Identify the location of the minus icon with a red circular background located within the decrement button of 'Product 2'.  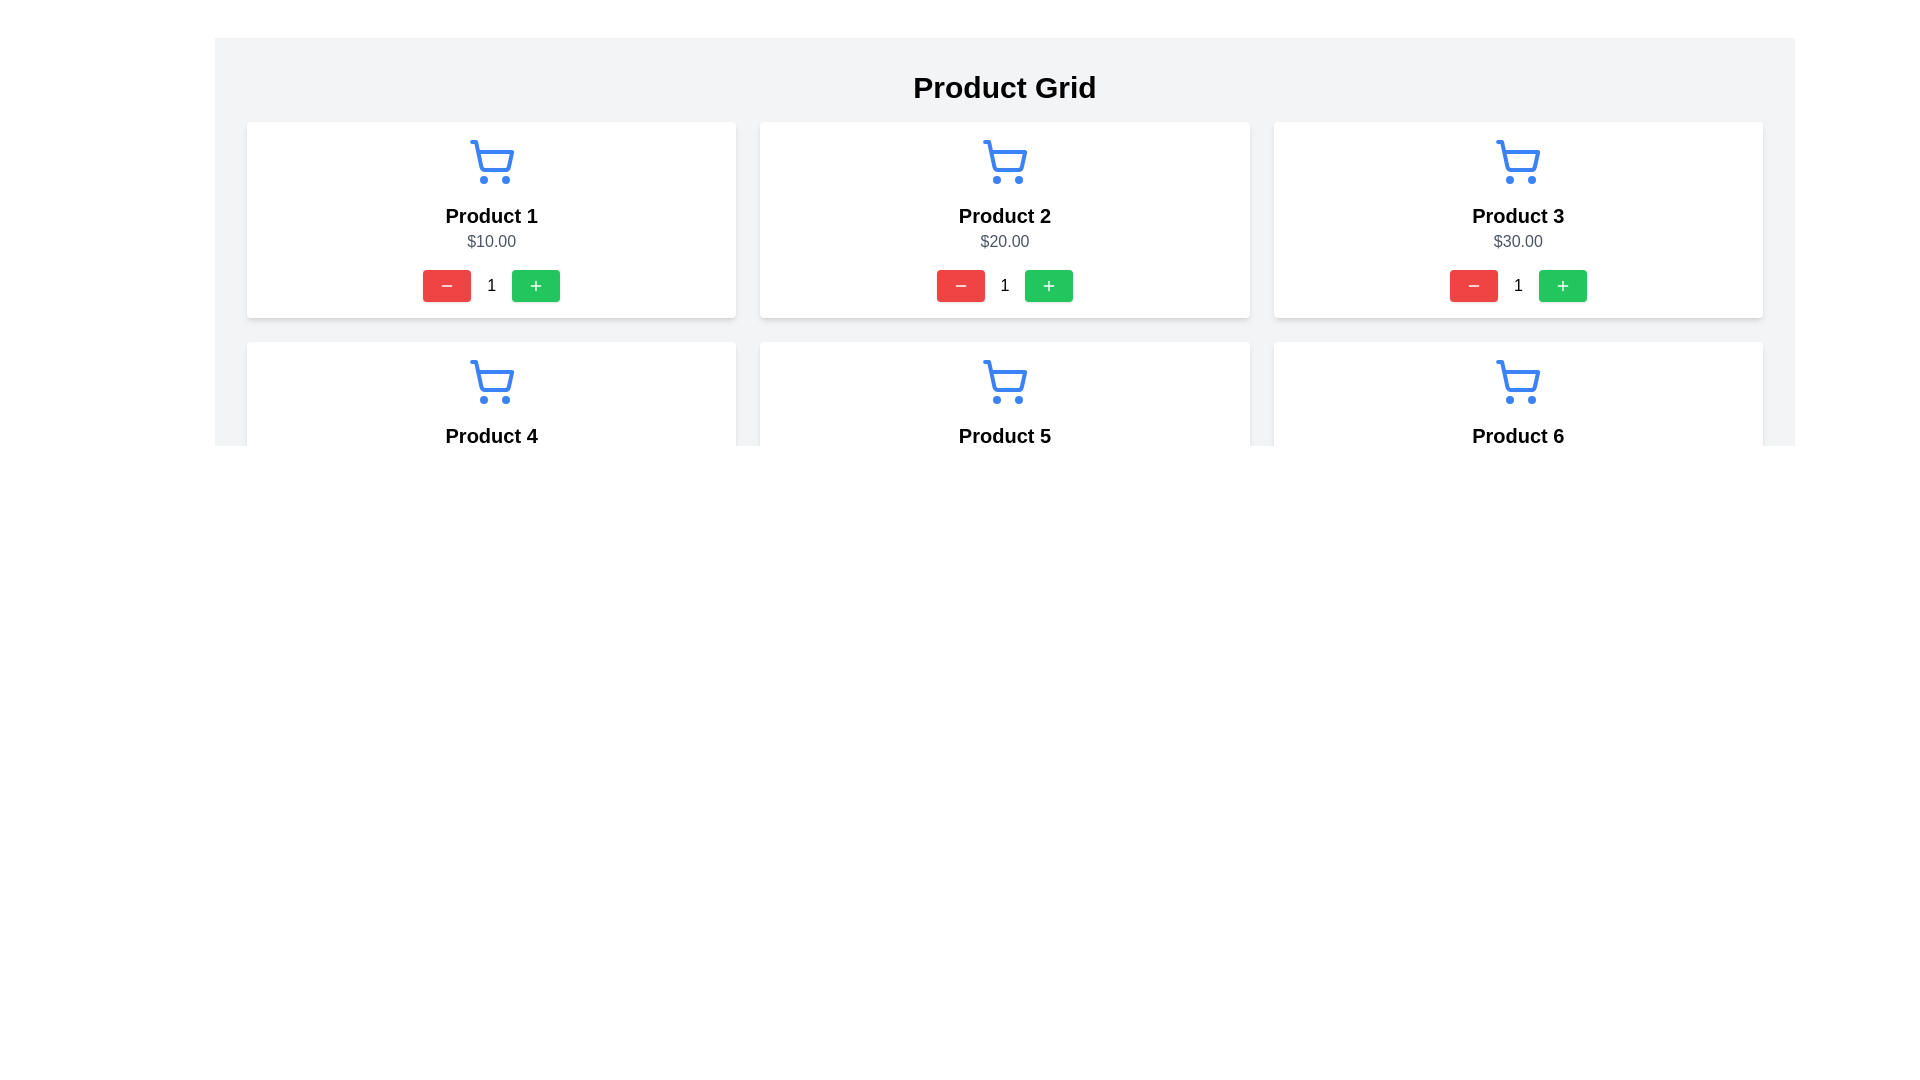
(960, 285).